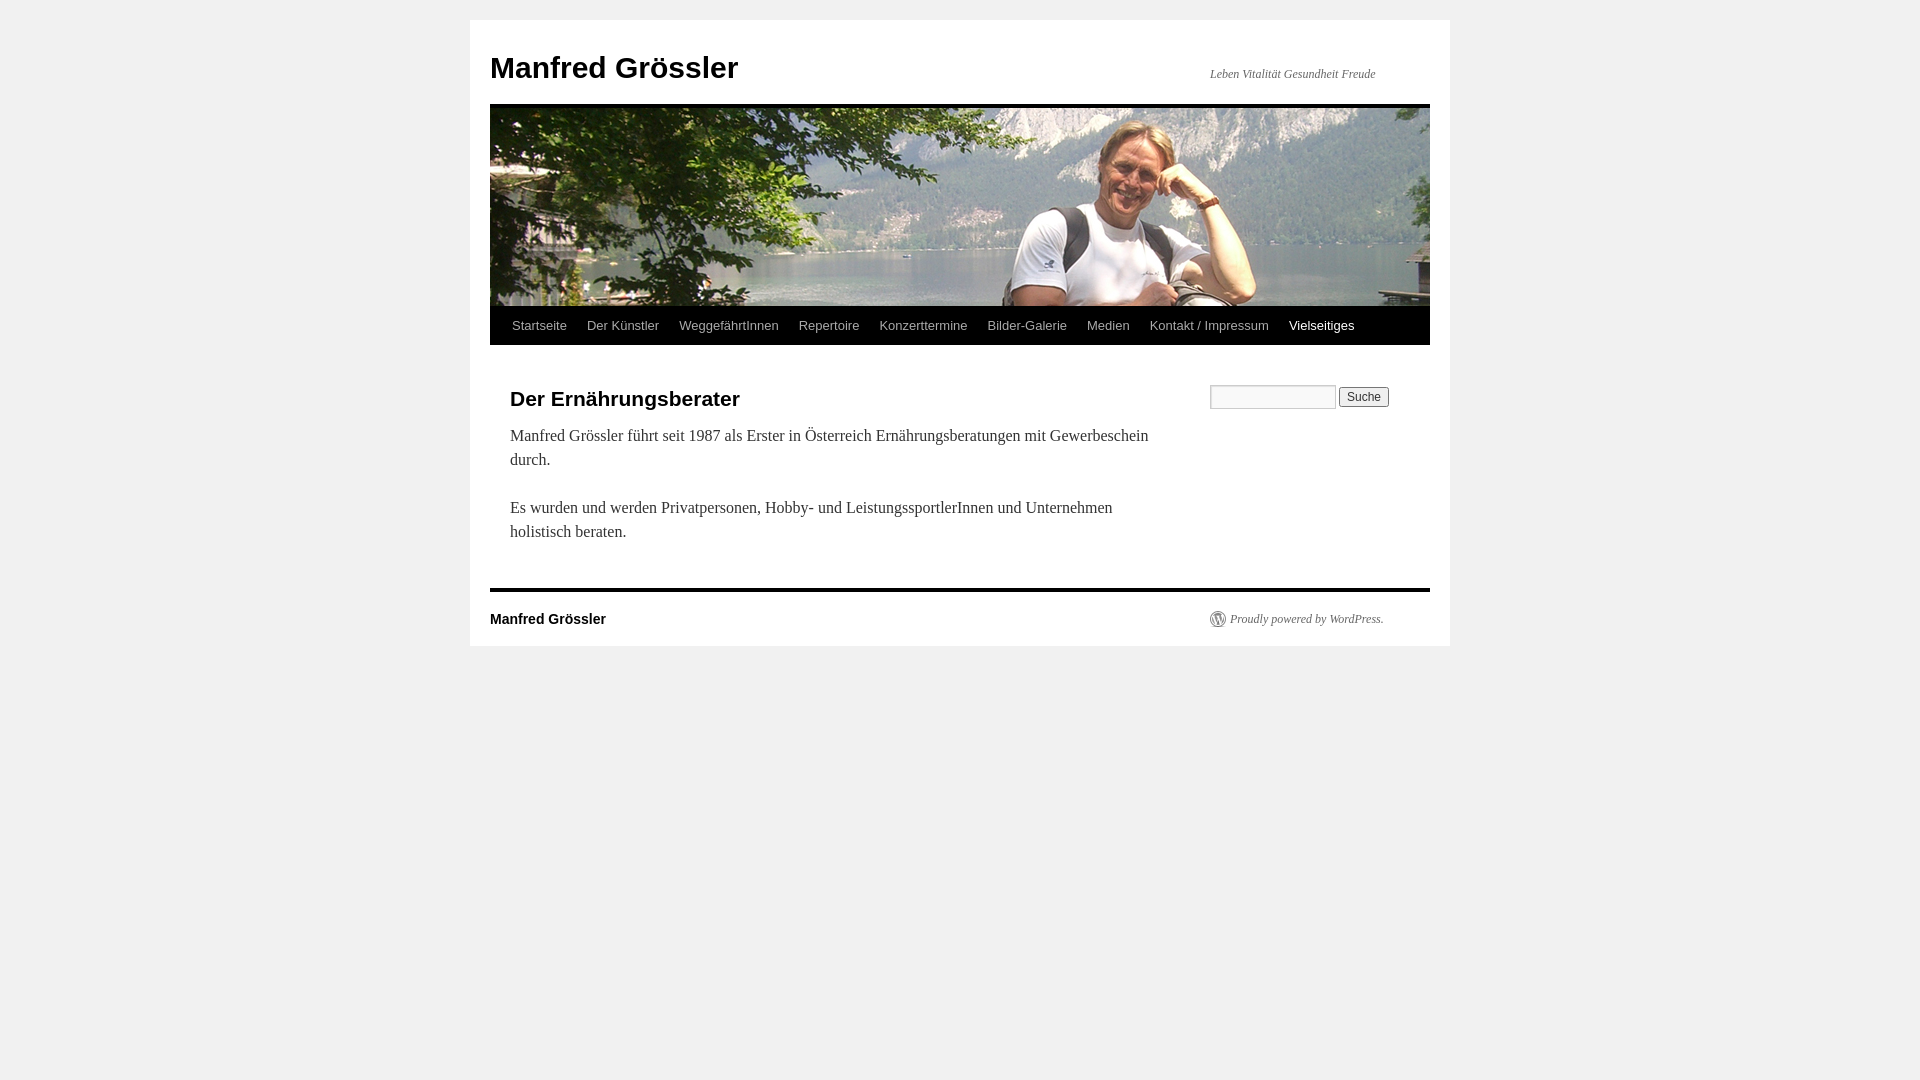 The width and height of the screenshot is (1920, 1080). Describe the element at coordinates (499, 363) in the screenshot. I see `'Zum Inhalt springen'` at that location.